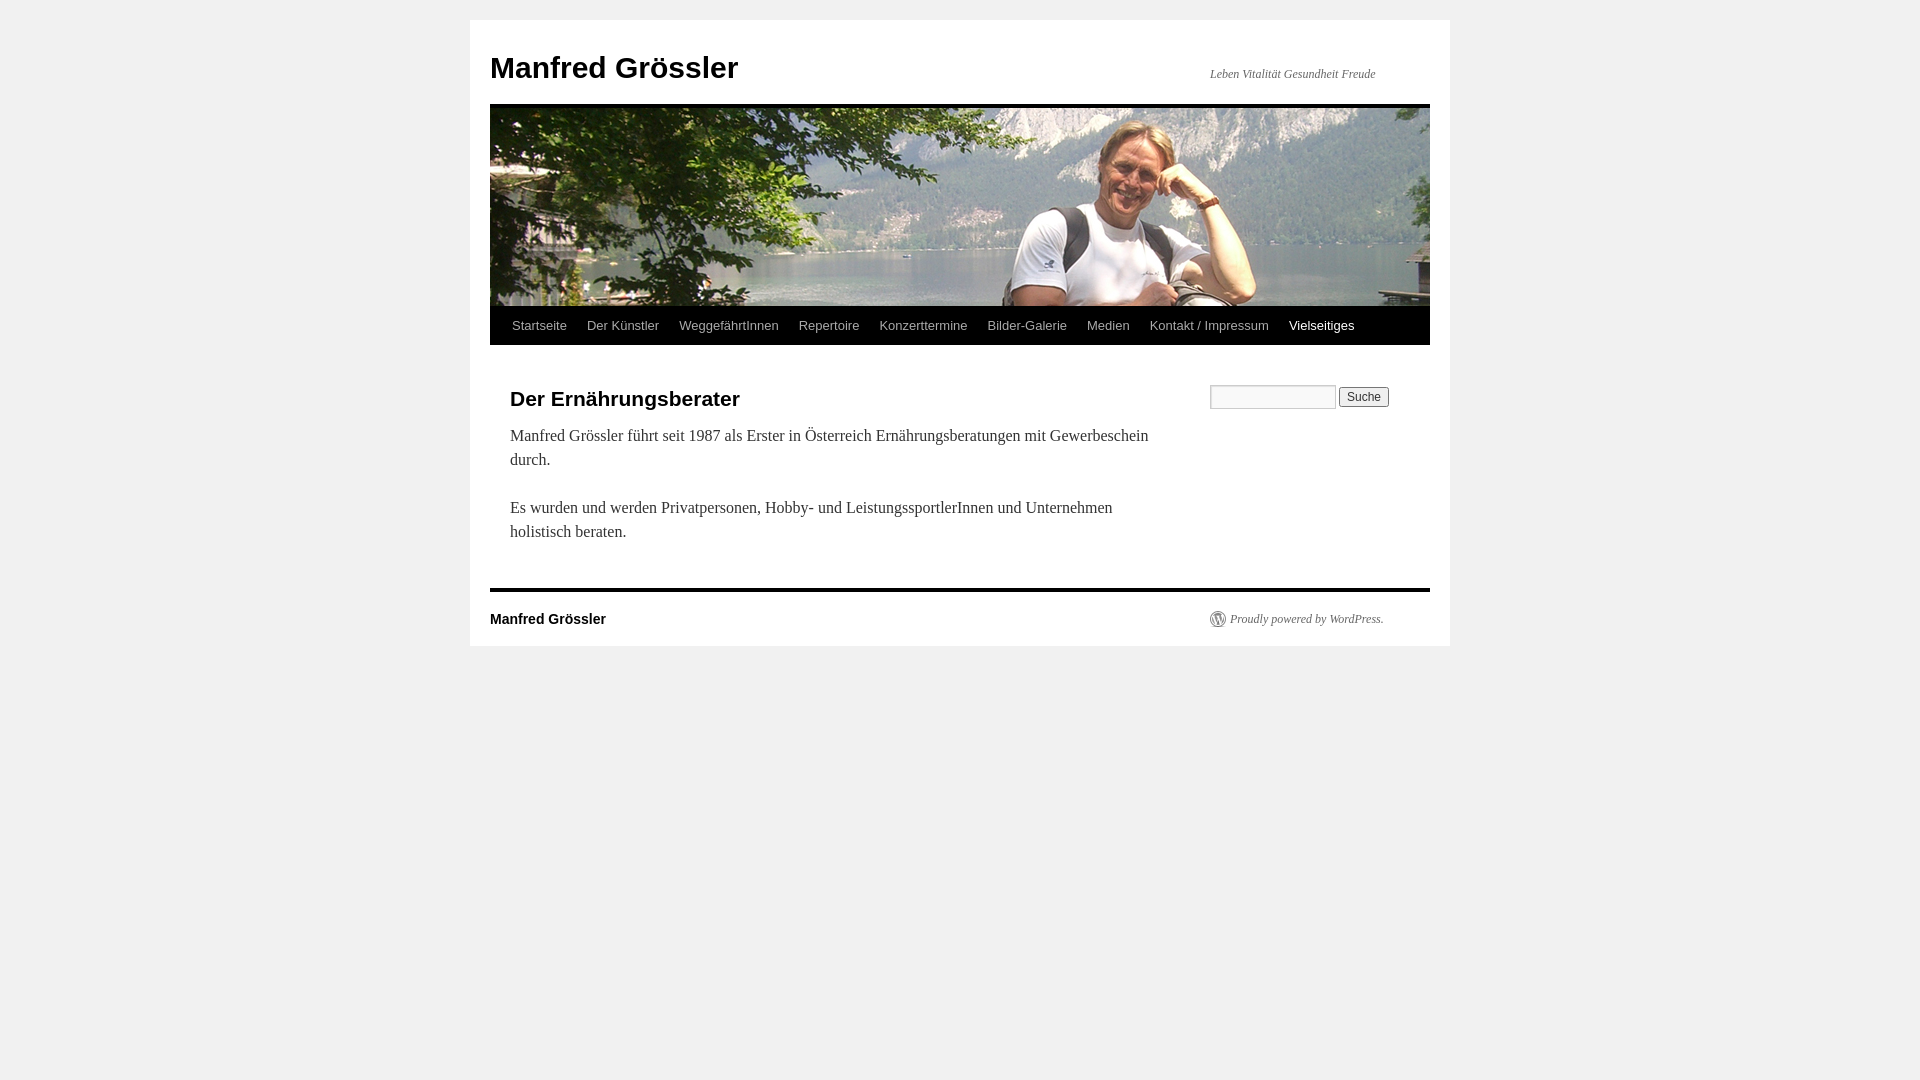 The width and height of the screenshot is (1920, 1080). Describe the element at coordinates (499, 363) in the screenshot. I see `'Zum Inhalt springen'` at that location.